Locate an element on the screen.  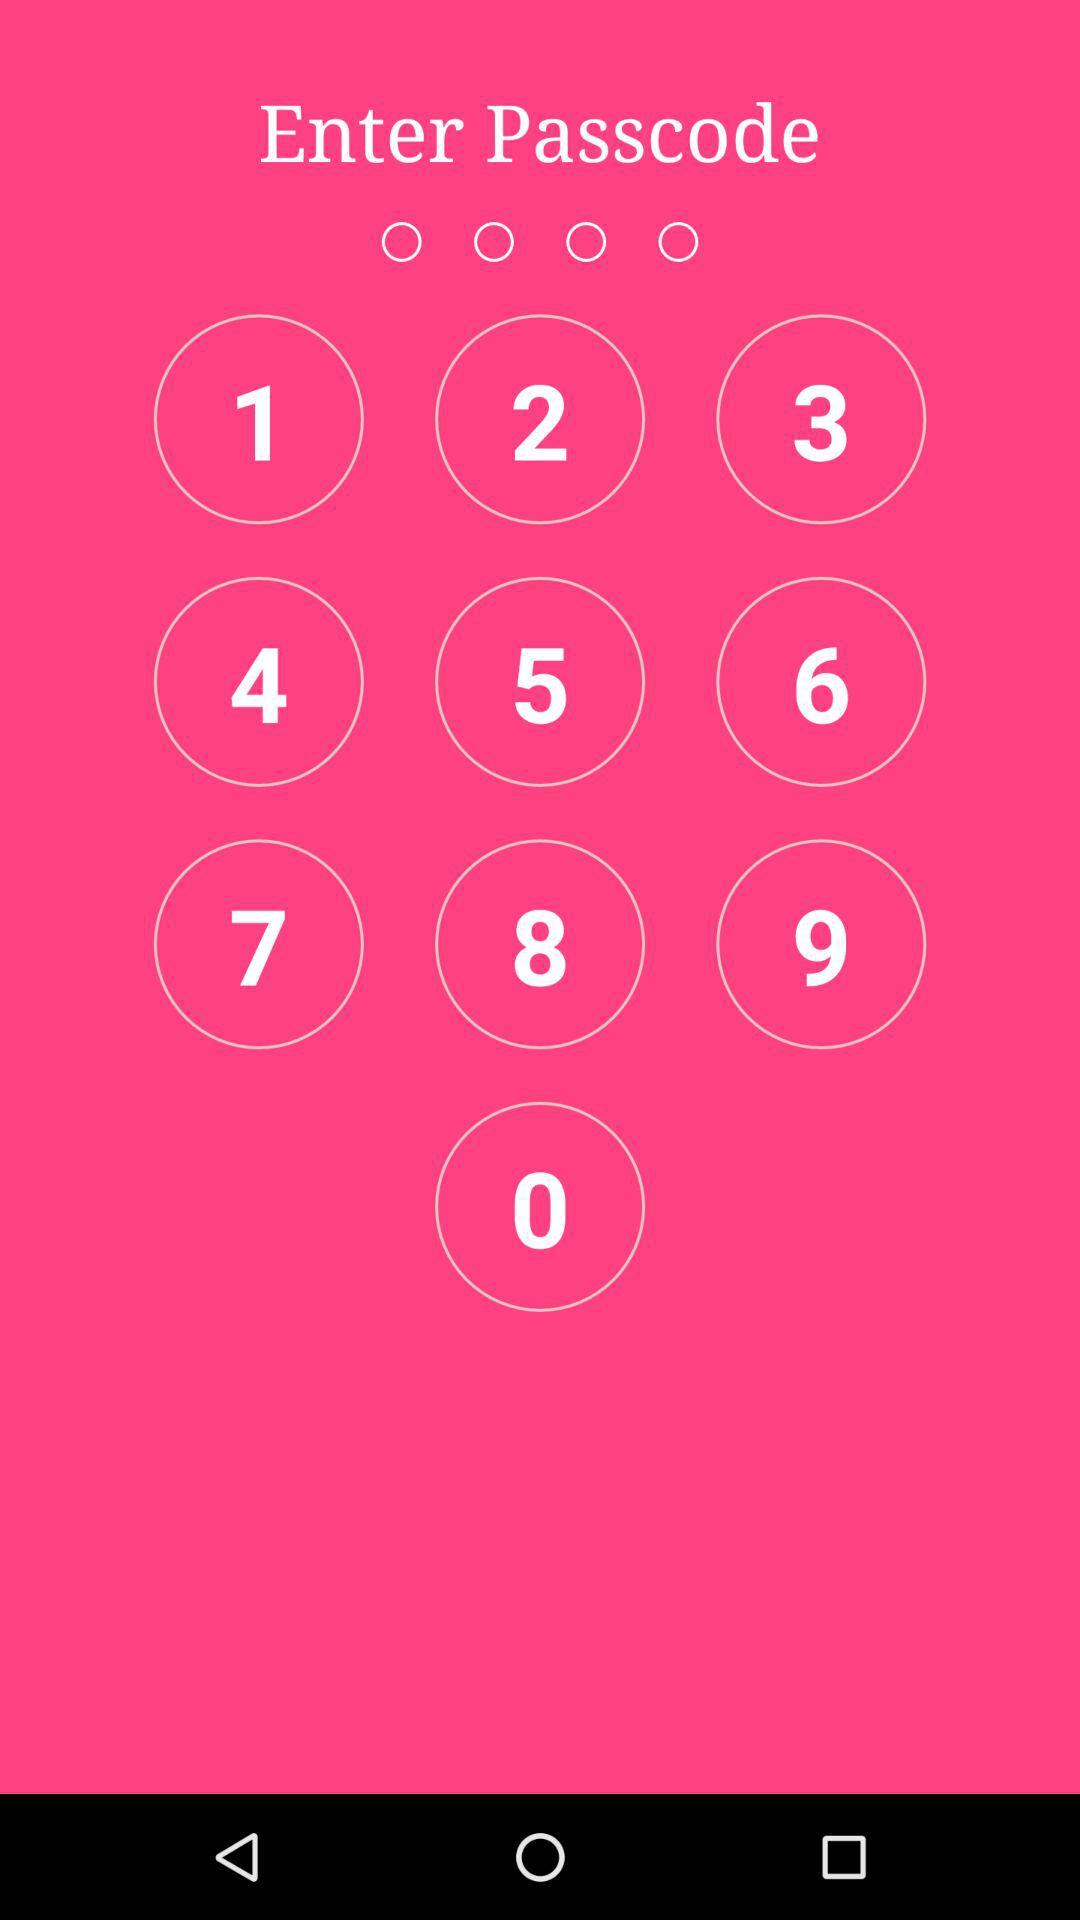
the item to the right of the 7 item is located at coordinates (540, 943).